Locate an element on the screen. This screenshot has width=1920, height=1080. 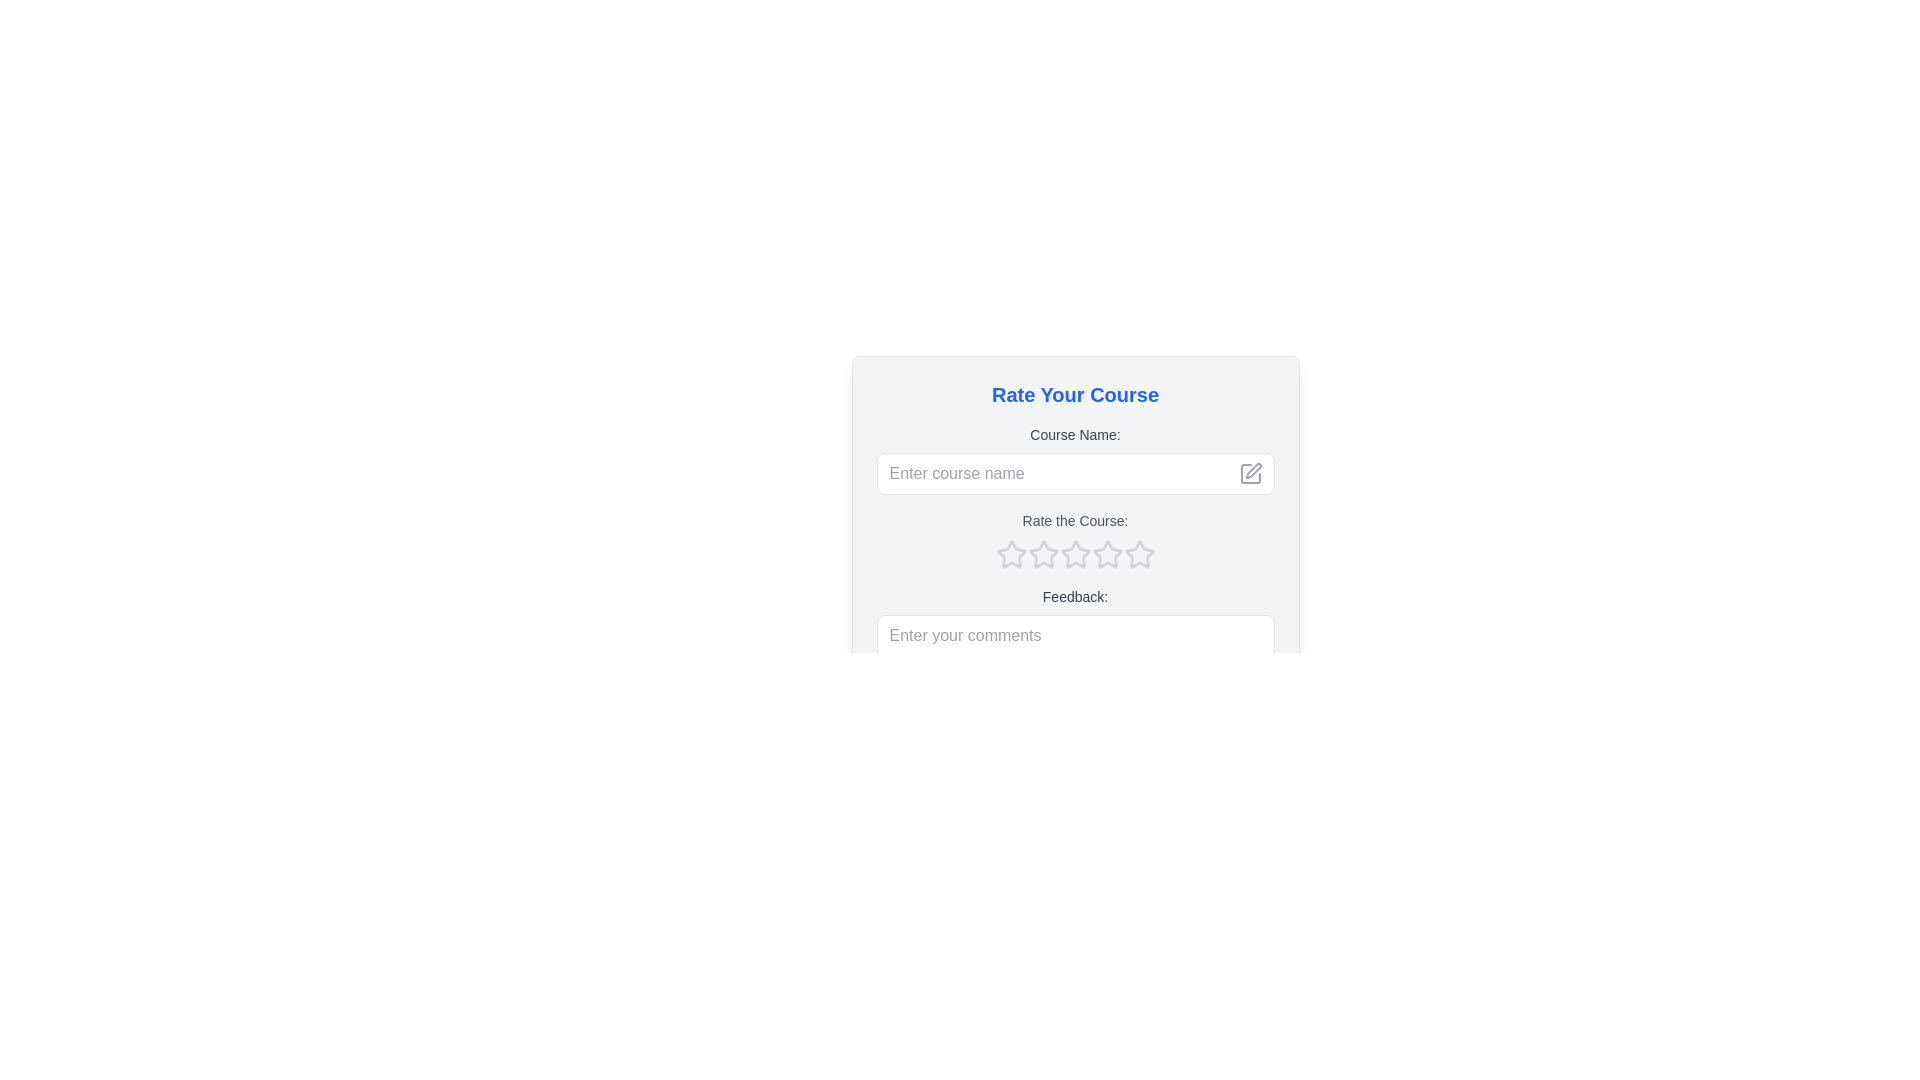
the third star icon in the five-star rating system below the text 'Rate the Course' is located at coordinates (1074, 554).